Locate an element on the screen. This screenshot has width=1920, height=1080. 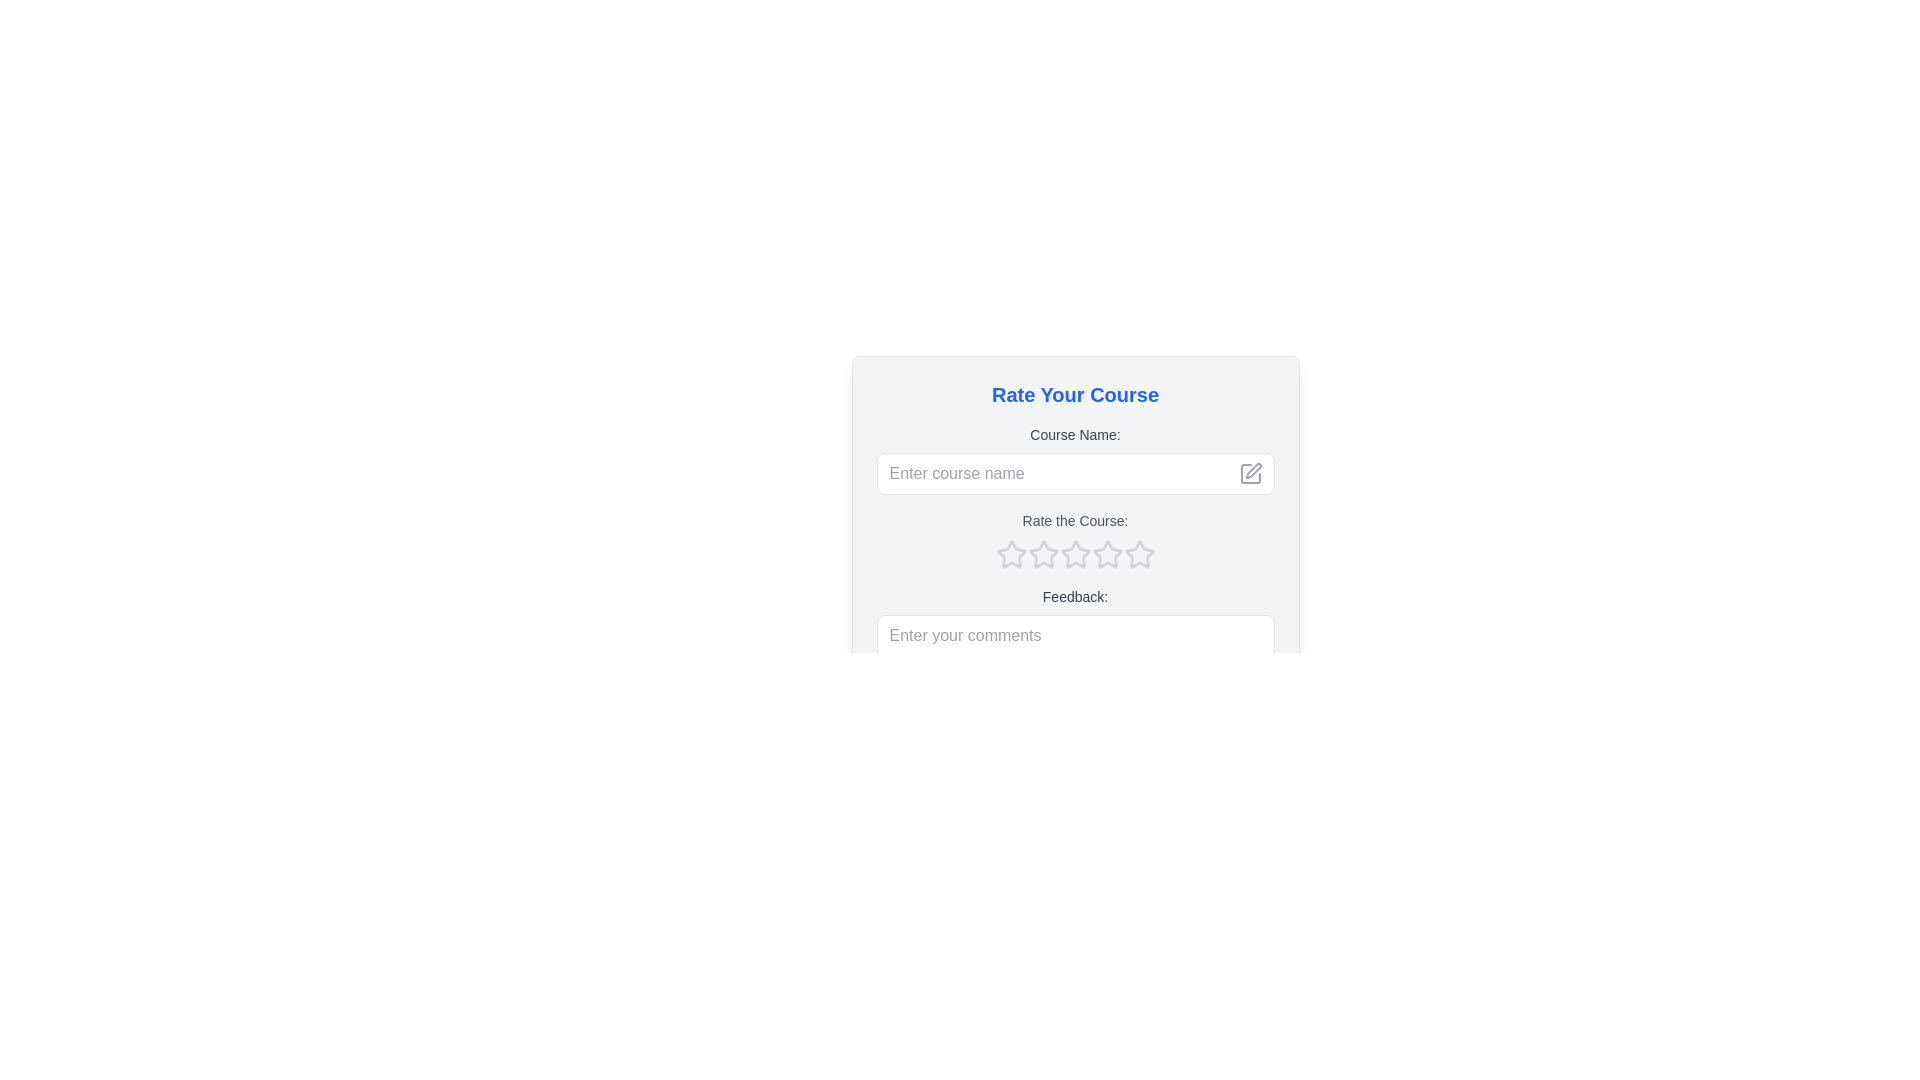
the third star icon in the five-star rating system below the text 'Rate the Course' is located at coordinates (1074, 554).